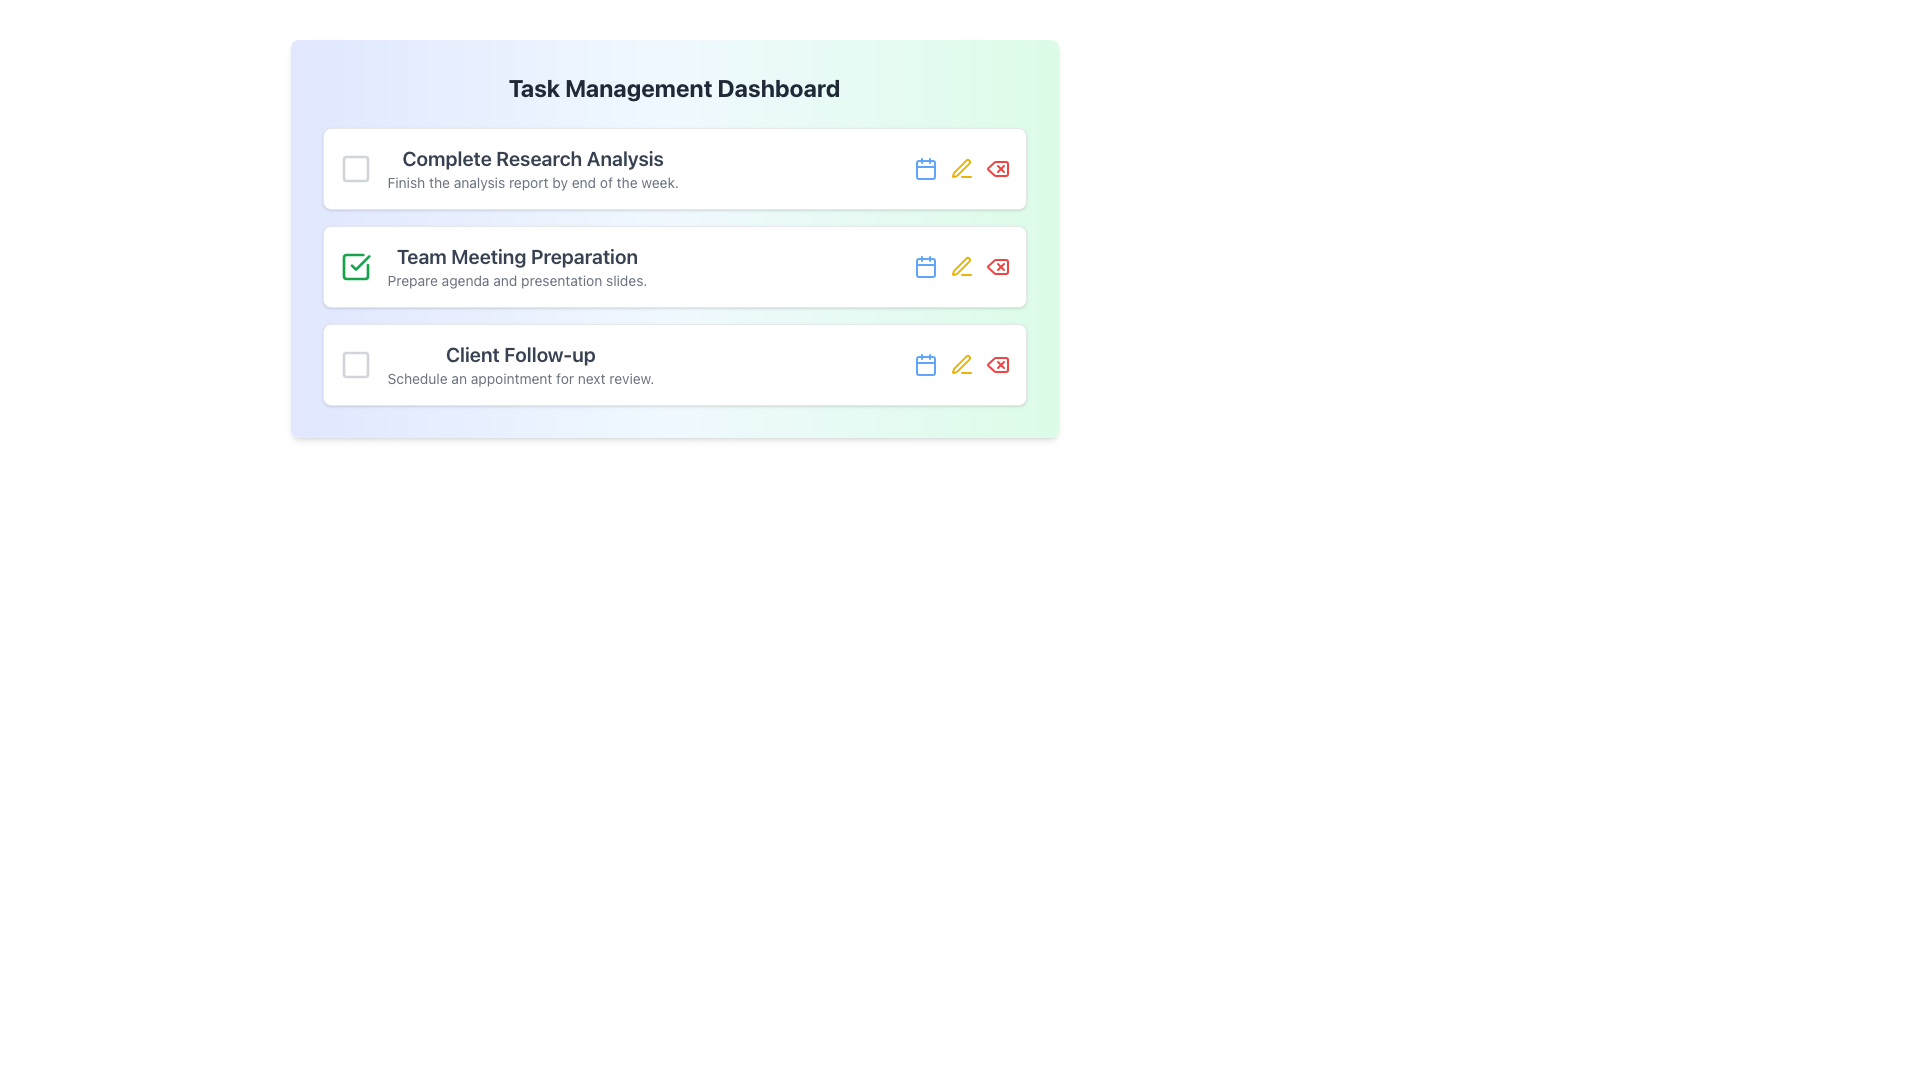 This screenshot has width=1920, height=1080. Describe the element at coordinates (509, 168) in the screenshot. I see `the task item that provides details for the first task in the task management system, allowing interaction with associated elements like the checkbox or action buttons` at that location.